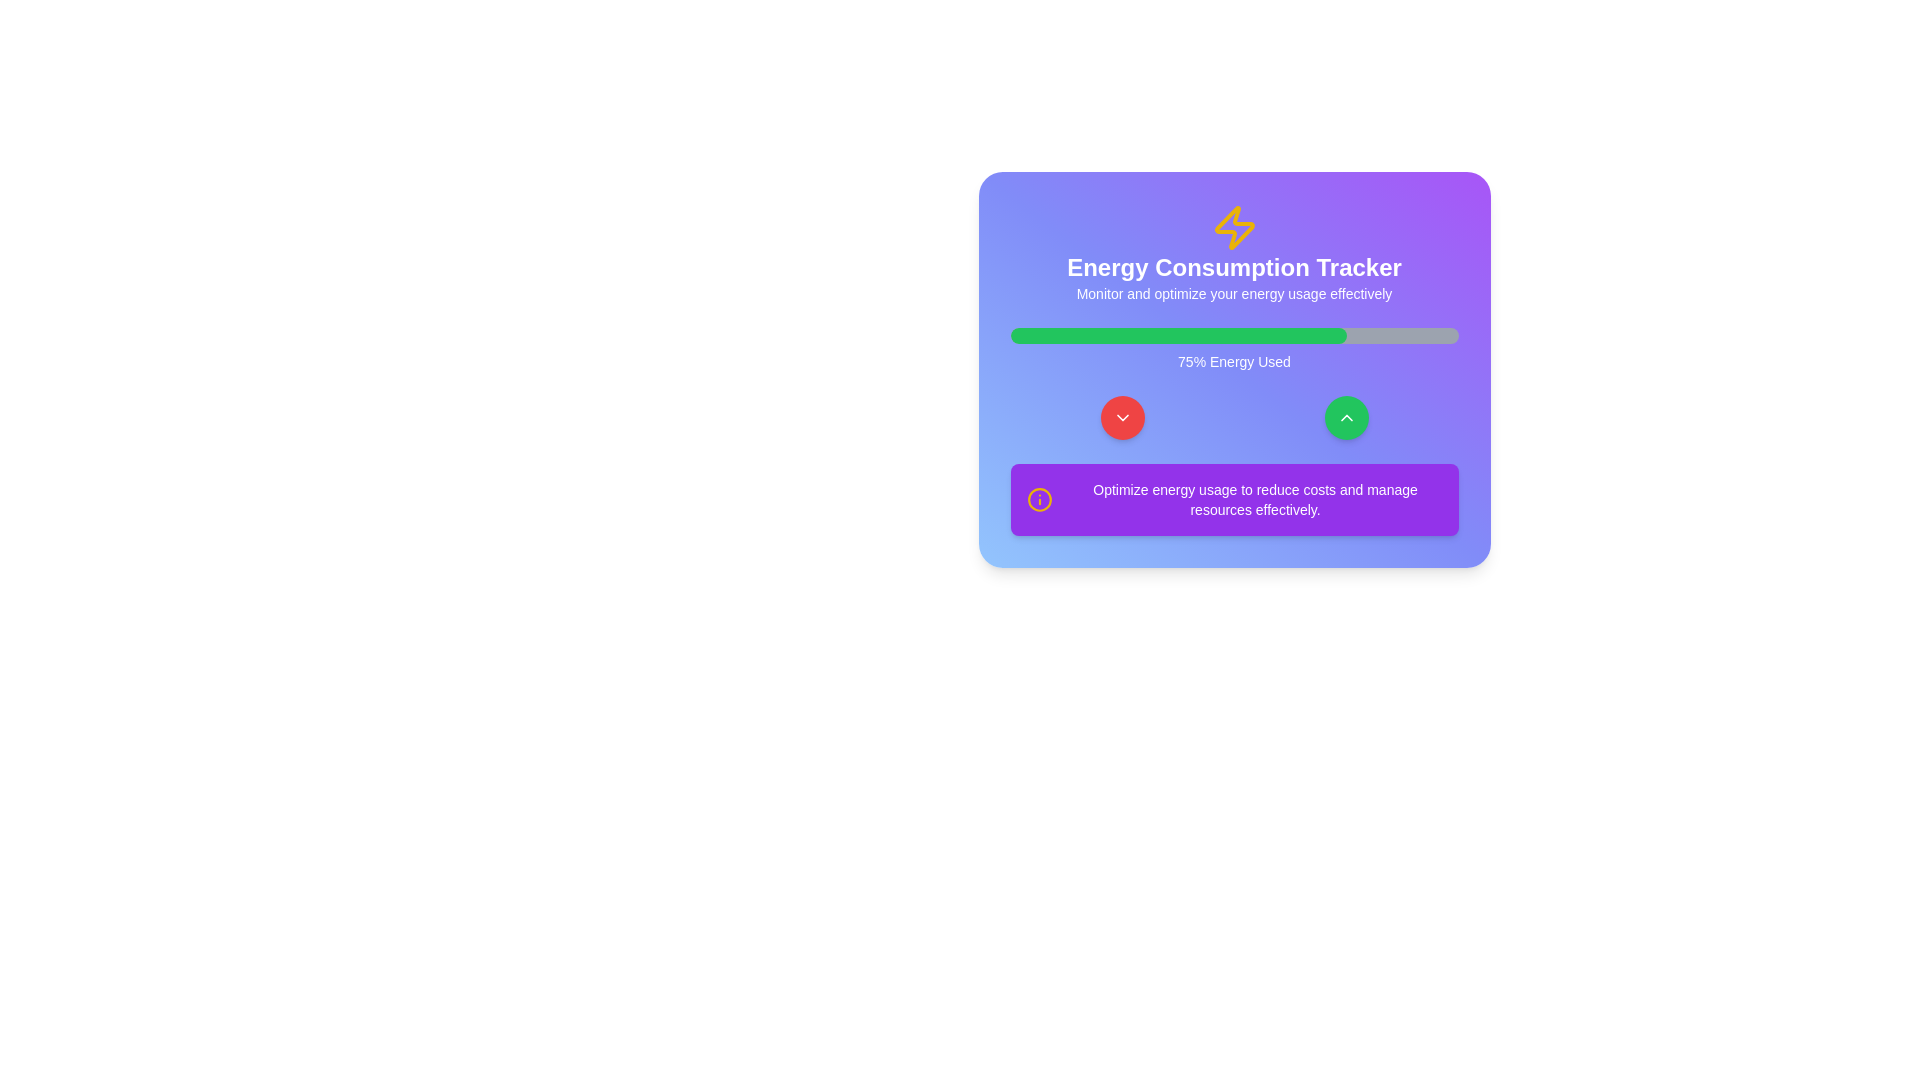 Image resolution: width=1920 pixels, height=1080 pixels. I want to click on the lightning bolt icon with a yellow outline located in the top-middle section of the UI card, above the title 'Energy Consumption Tracker.', so click(1233, 226).